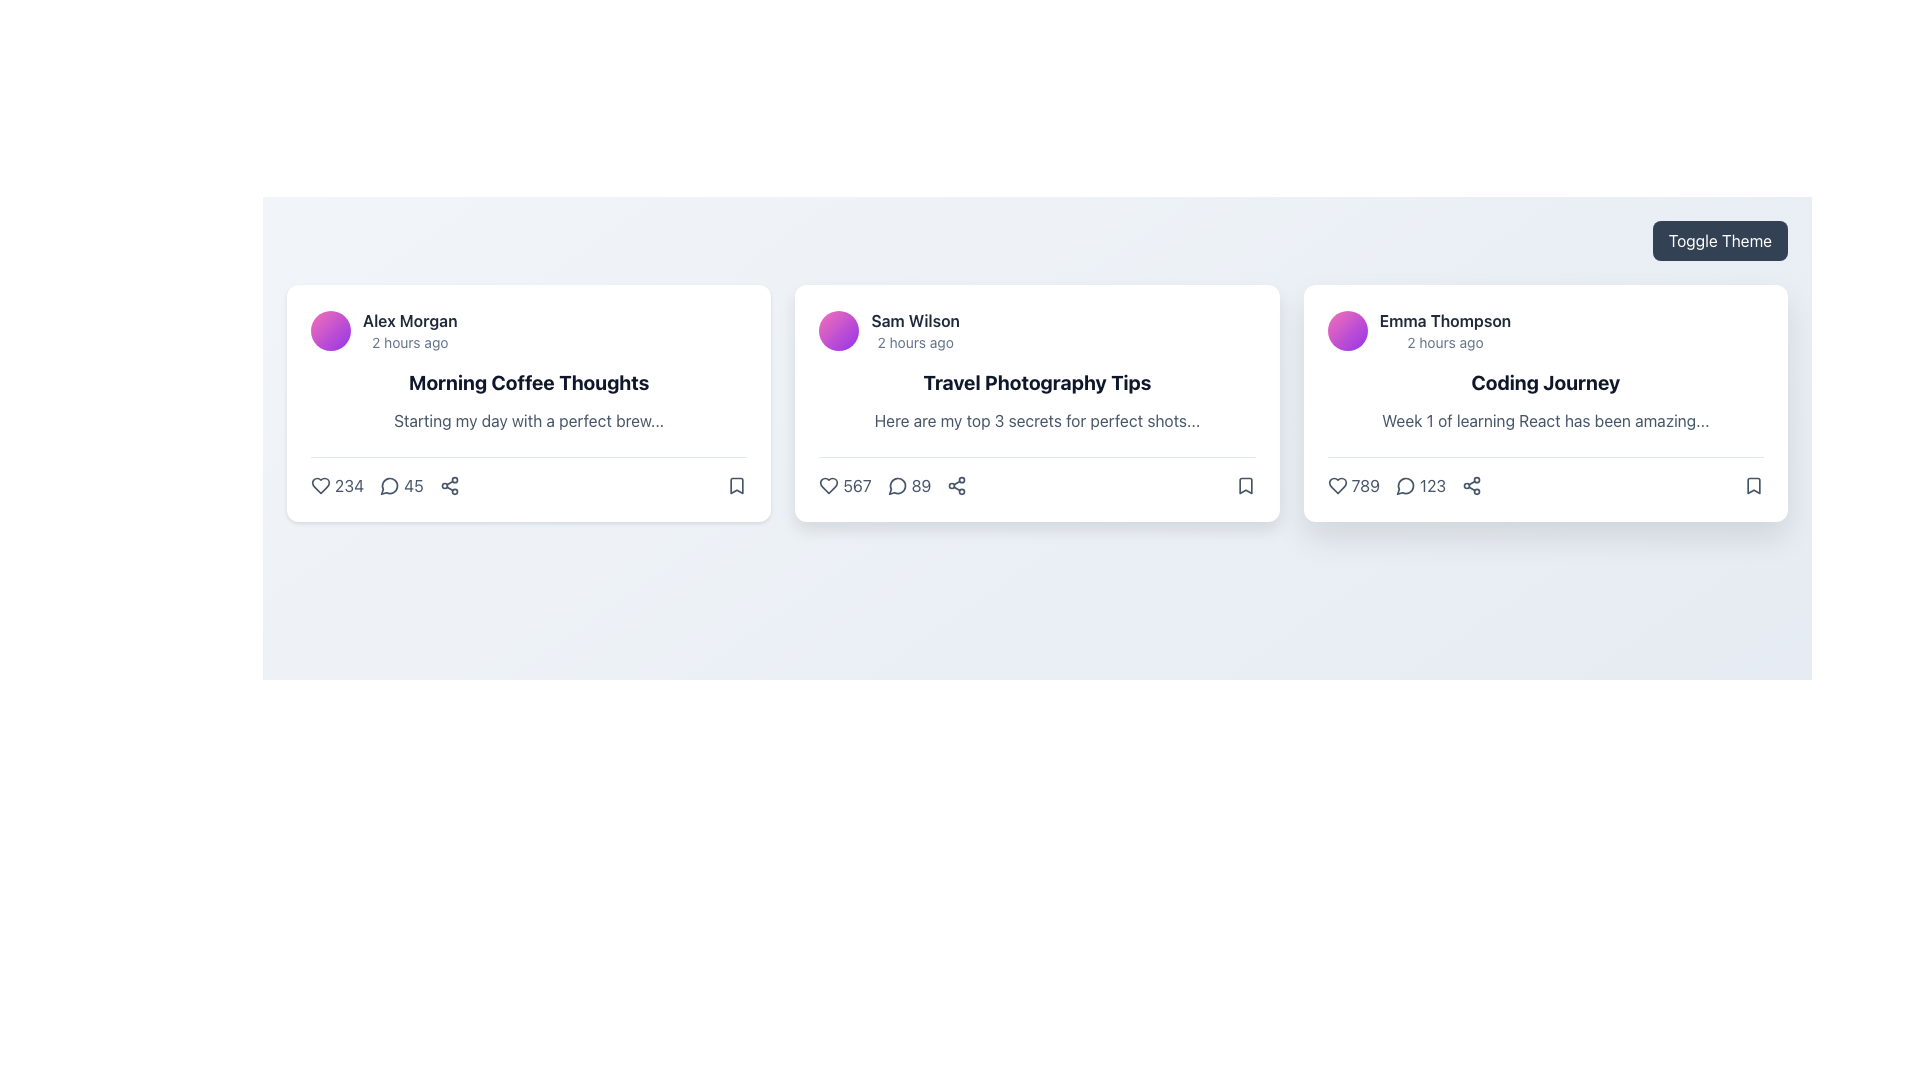 Image resolution: width=1920 pixels, height=1080 pixels. What do you see at coordinates (448, 486) in the screenshot?
I see `the share icon, which is styled with rounded edges and depicts three interconnected circles, located in the bottom-right corner of the leftmost content card` at bounding box center [448, 486].